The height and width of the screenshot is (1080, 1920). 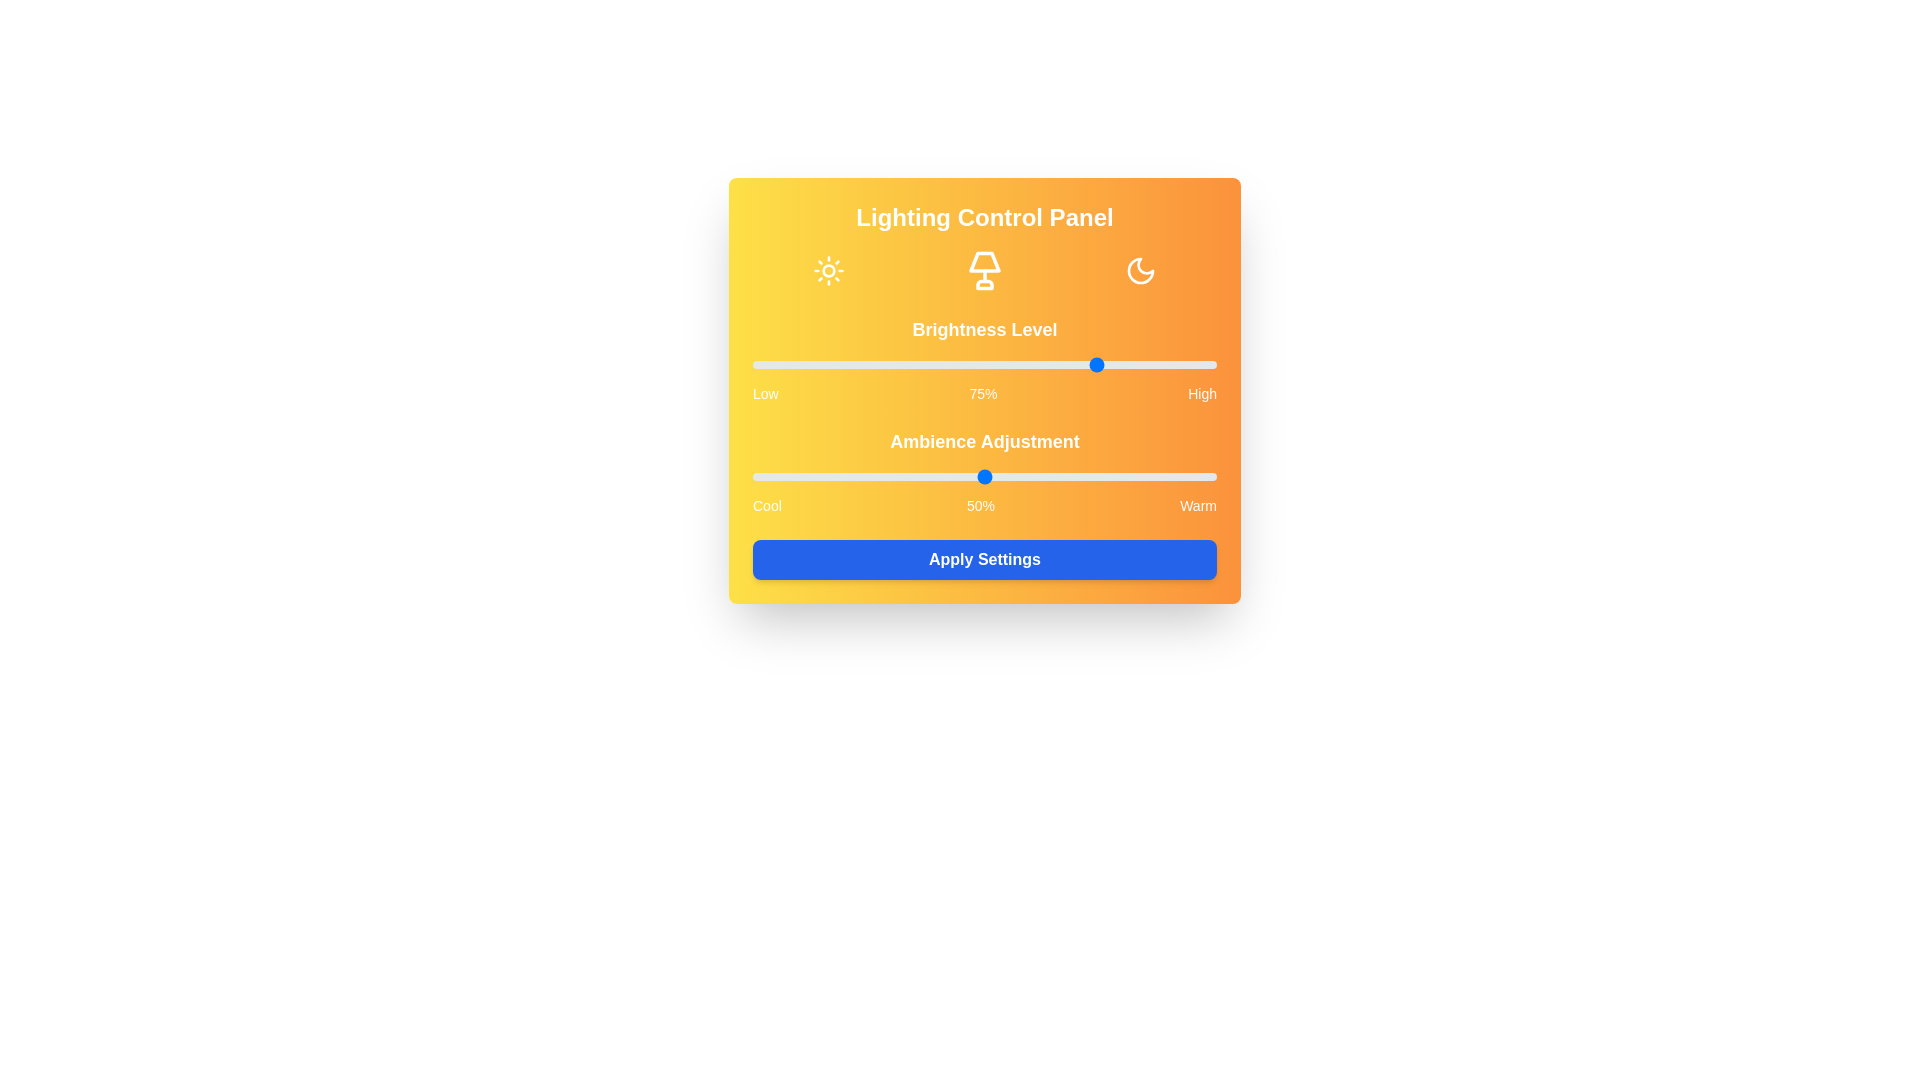 What do you see at coordinates (1095, 365) in the screenshot?
I see `the brightness slider to set the brightness level to 74%` at bounding box center [1095, 365].